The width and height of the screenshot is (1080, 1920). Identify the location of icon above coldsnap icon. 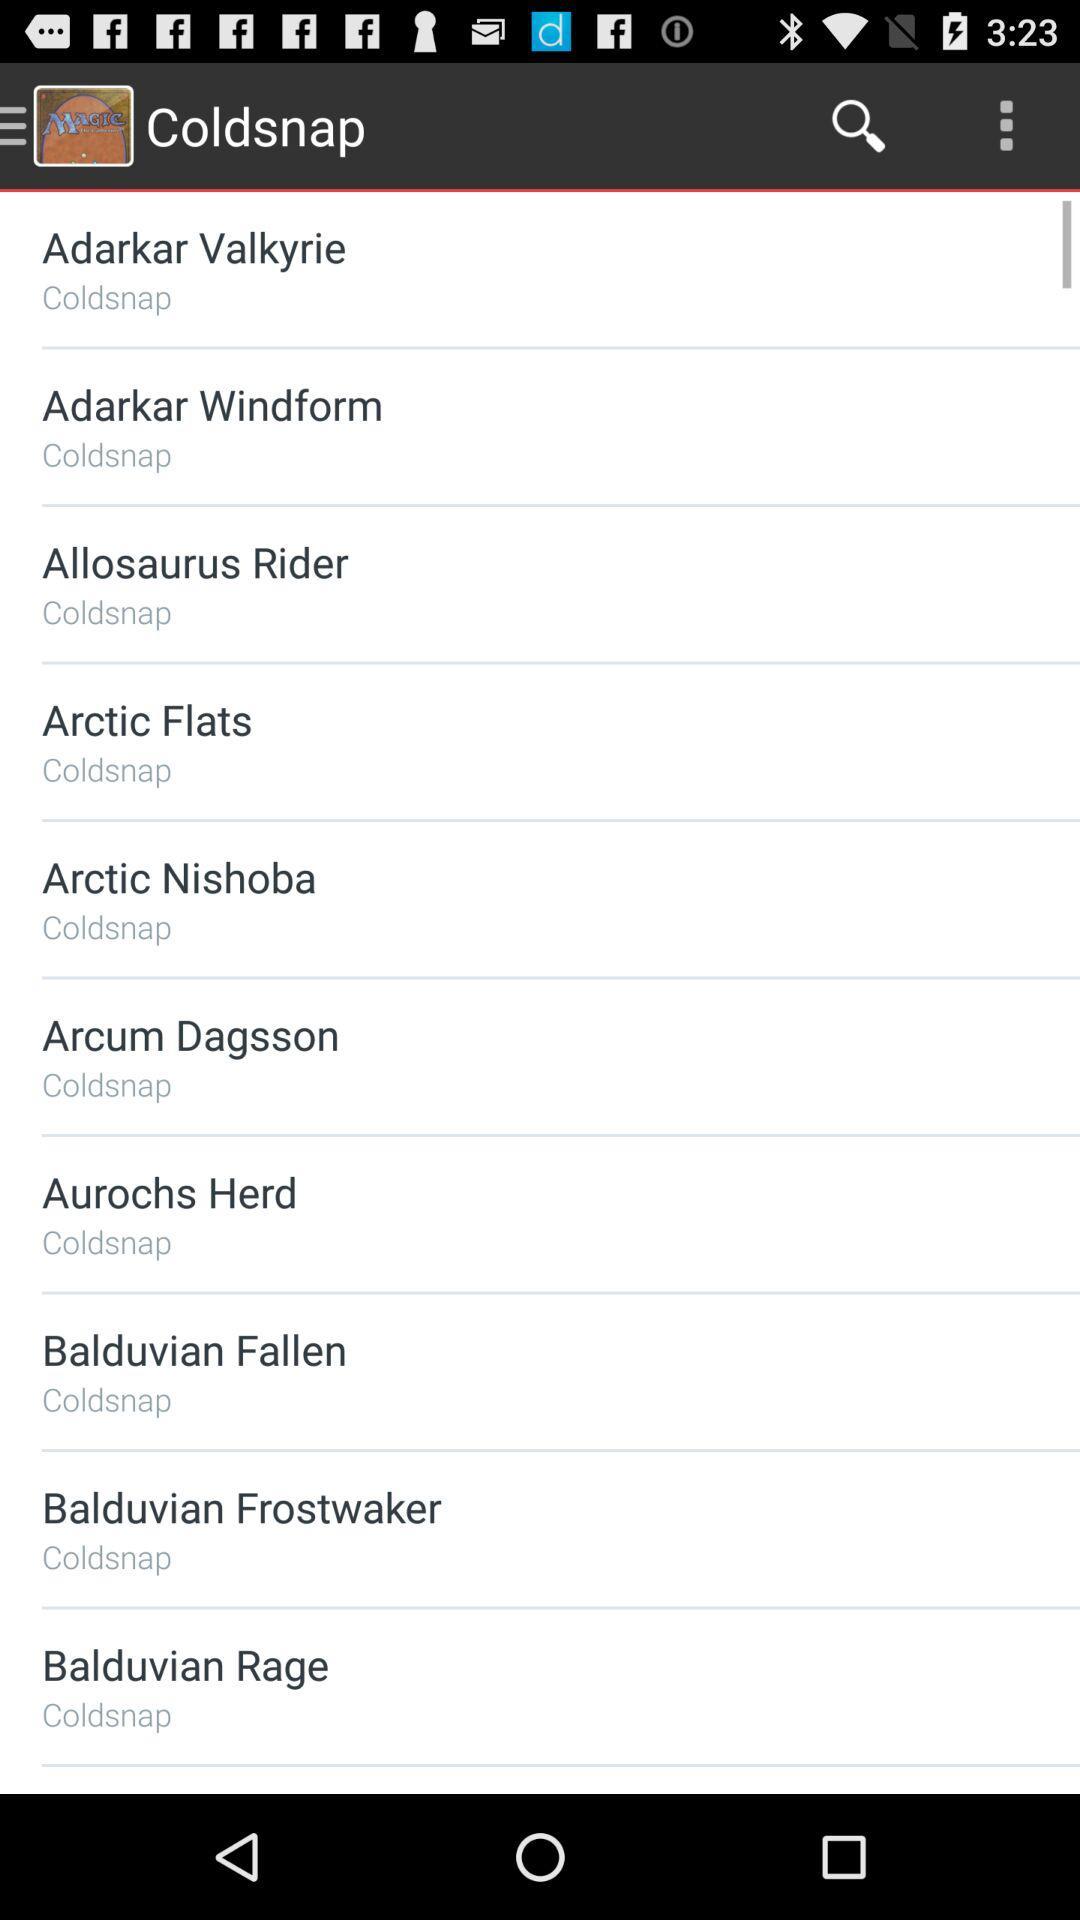
(507, 1349).